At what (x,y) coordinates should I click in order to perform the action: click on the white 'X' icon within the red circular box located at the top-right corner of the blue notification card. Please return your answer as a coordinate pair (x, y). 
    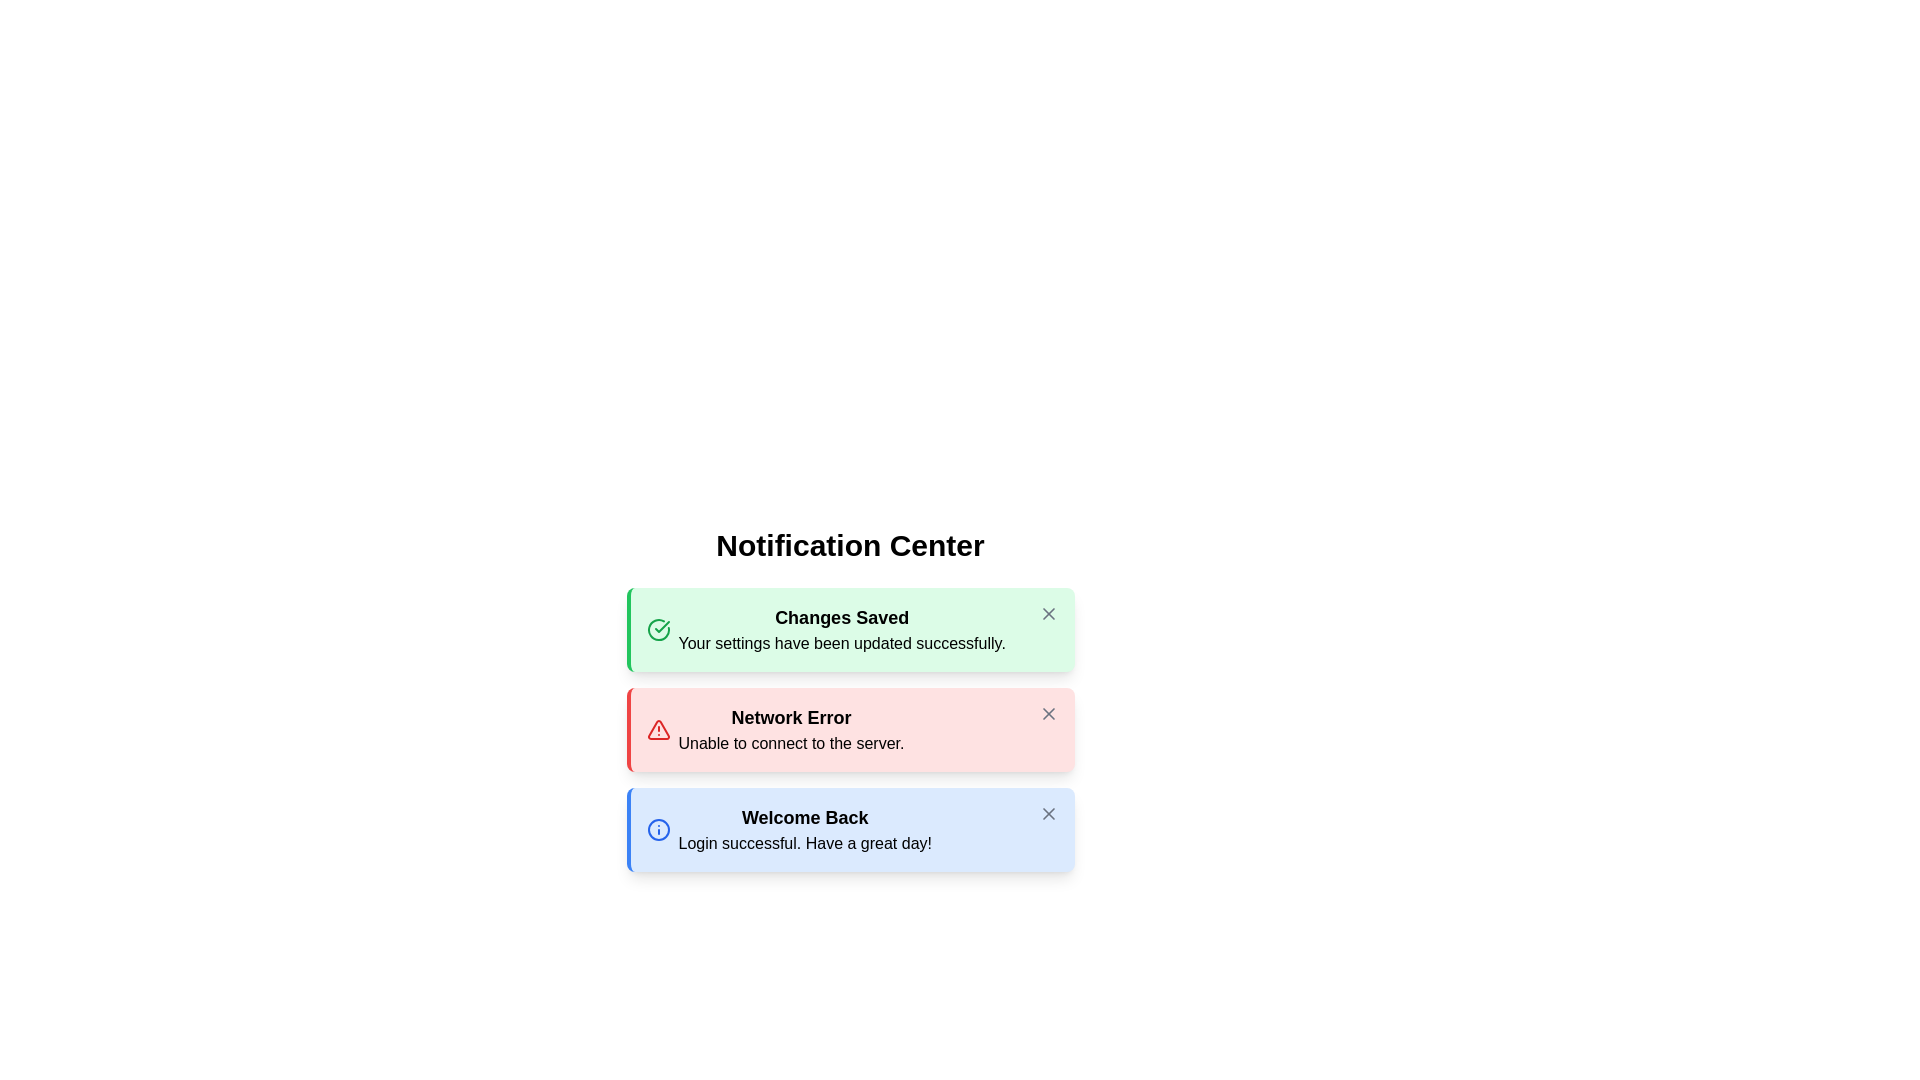
    Looking at the image, I should click on (1047, 813).